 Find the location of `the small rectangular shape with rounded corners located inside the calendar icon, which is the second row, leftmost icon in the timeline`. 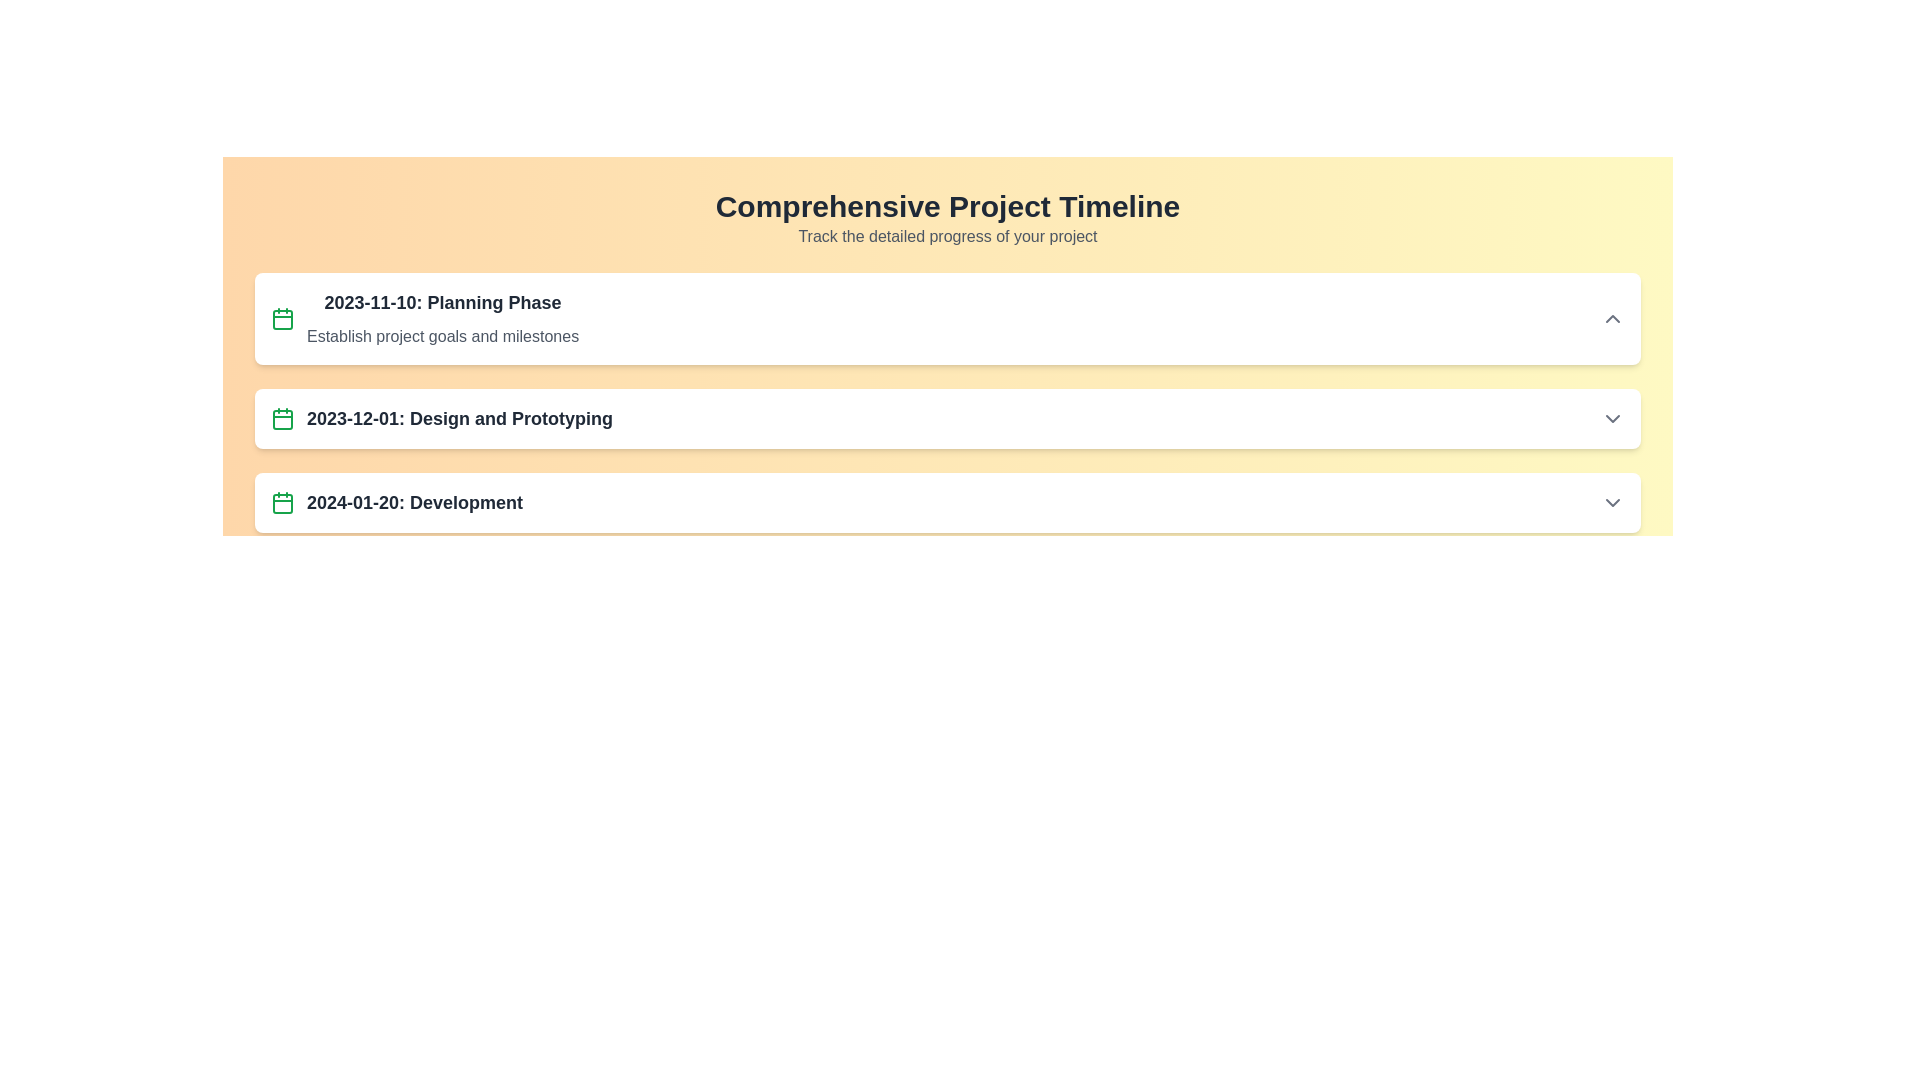

the small rectangular shape with rounded corners located inside the calendar icon, which is the second row, leftmost icon in the timeline is located at coordinates (282, 419).